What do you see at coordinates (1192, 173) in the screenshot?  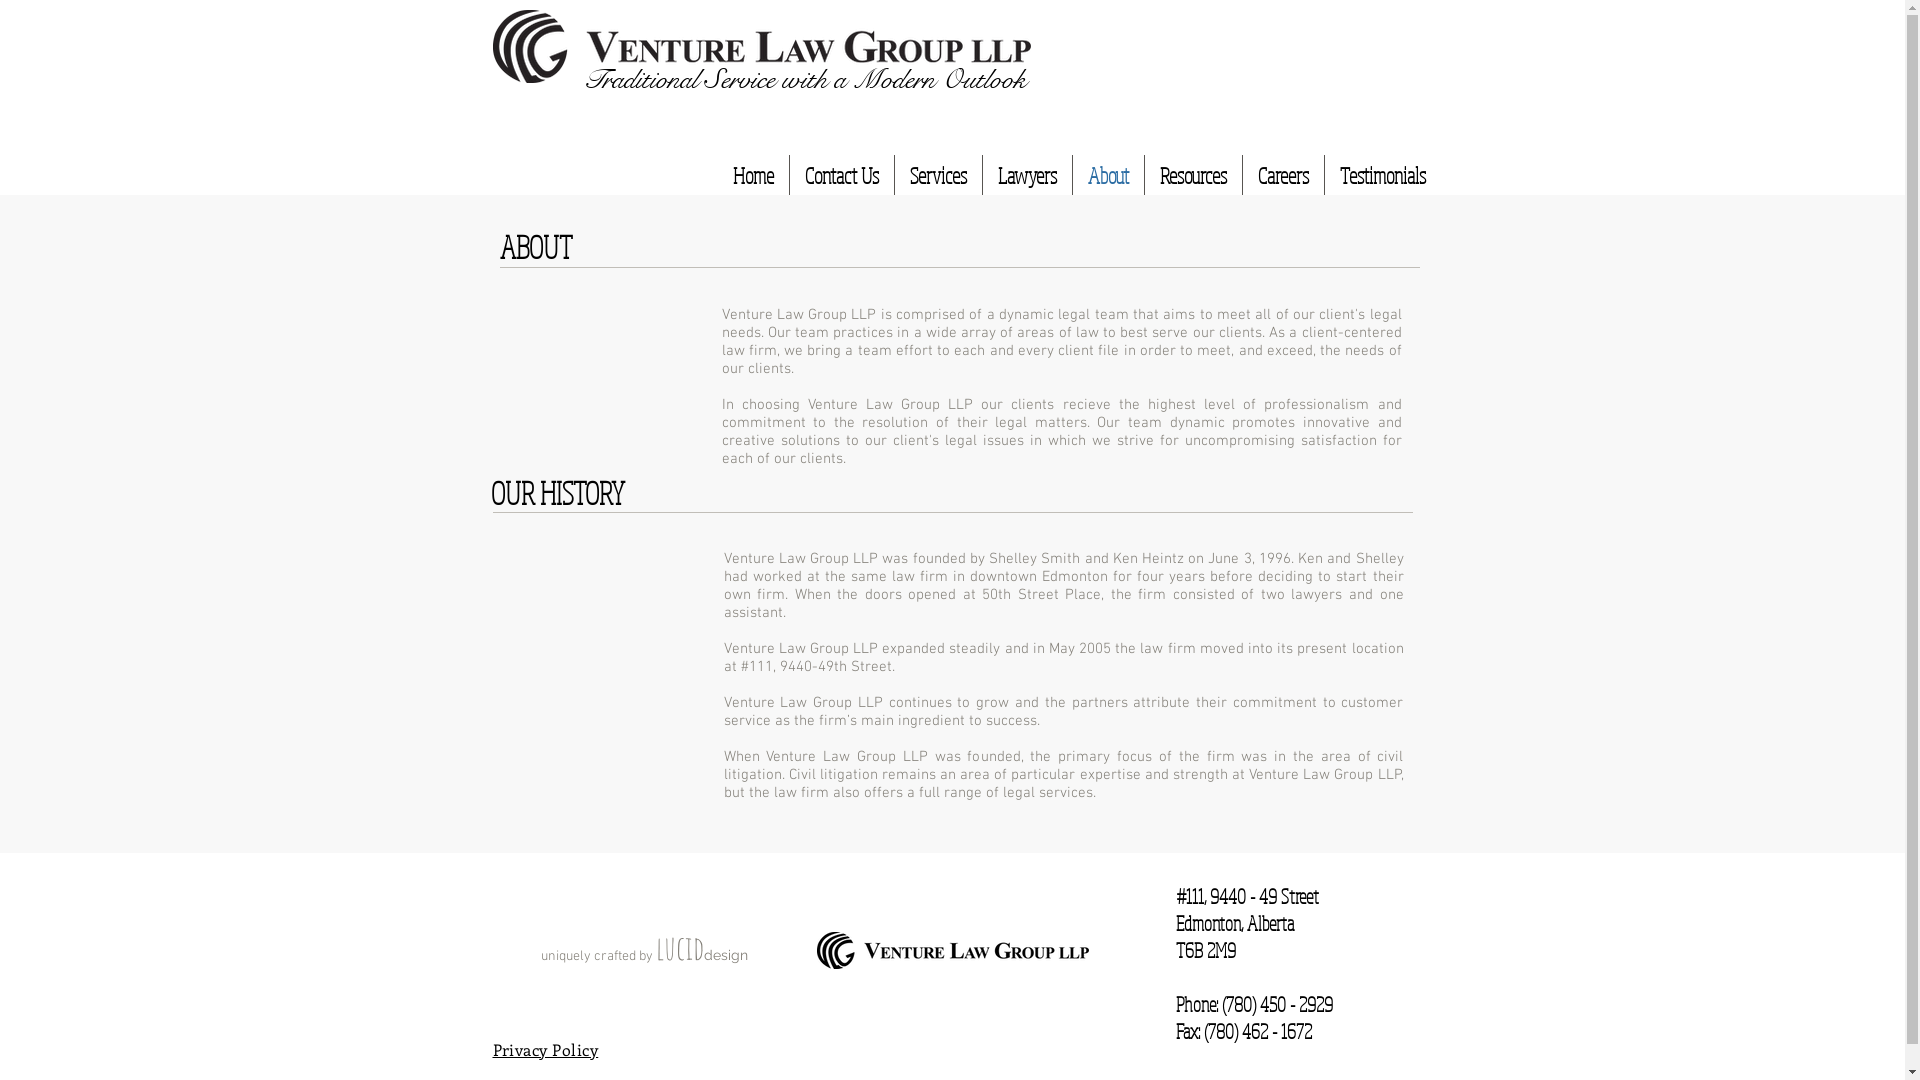 I see `'Resources'` at bounding box center [1192, 173].